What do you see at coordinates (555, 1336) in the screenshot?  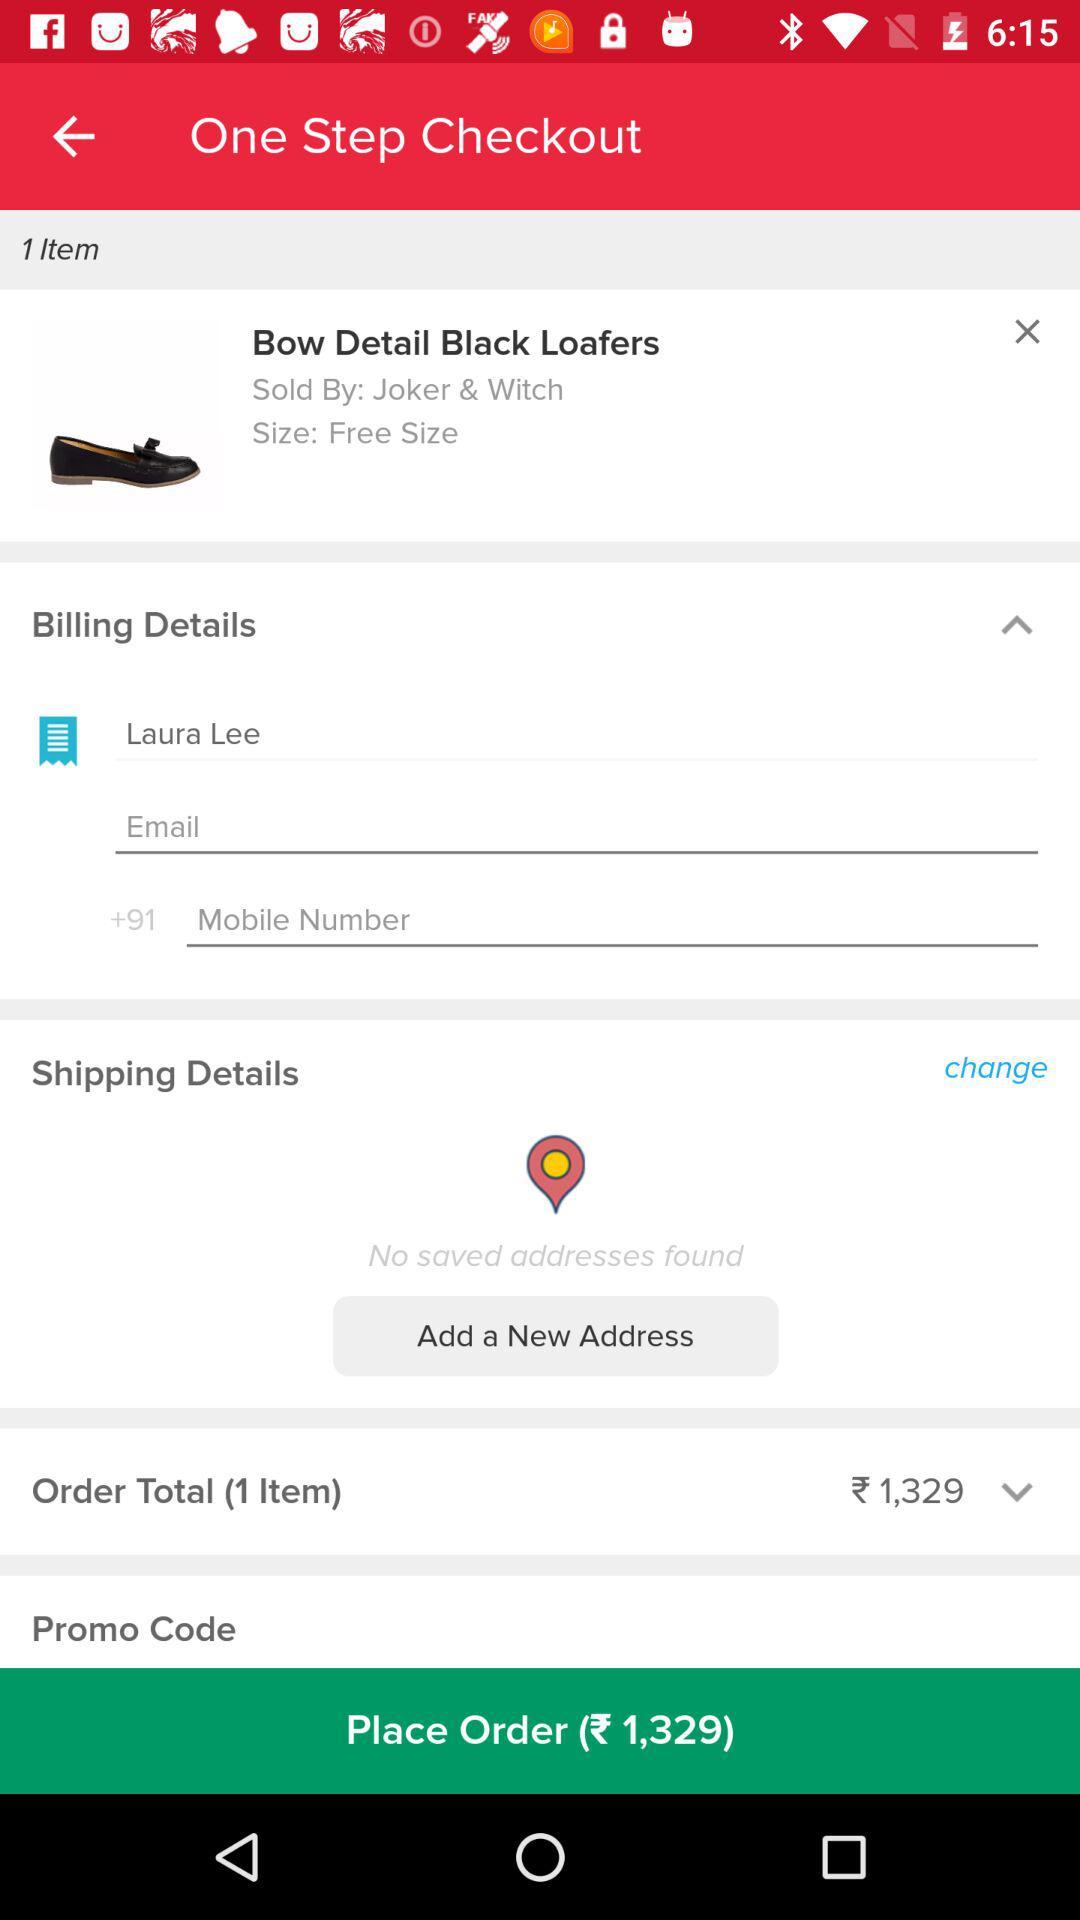 I see `the item below the no saved addresses` at bounding box center [555, 1336].